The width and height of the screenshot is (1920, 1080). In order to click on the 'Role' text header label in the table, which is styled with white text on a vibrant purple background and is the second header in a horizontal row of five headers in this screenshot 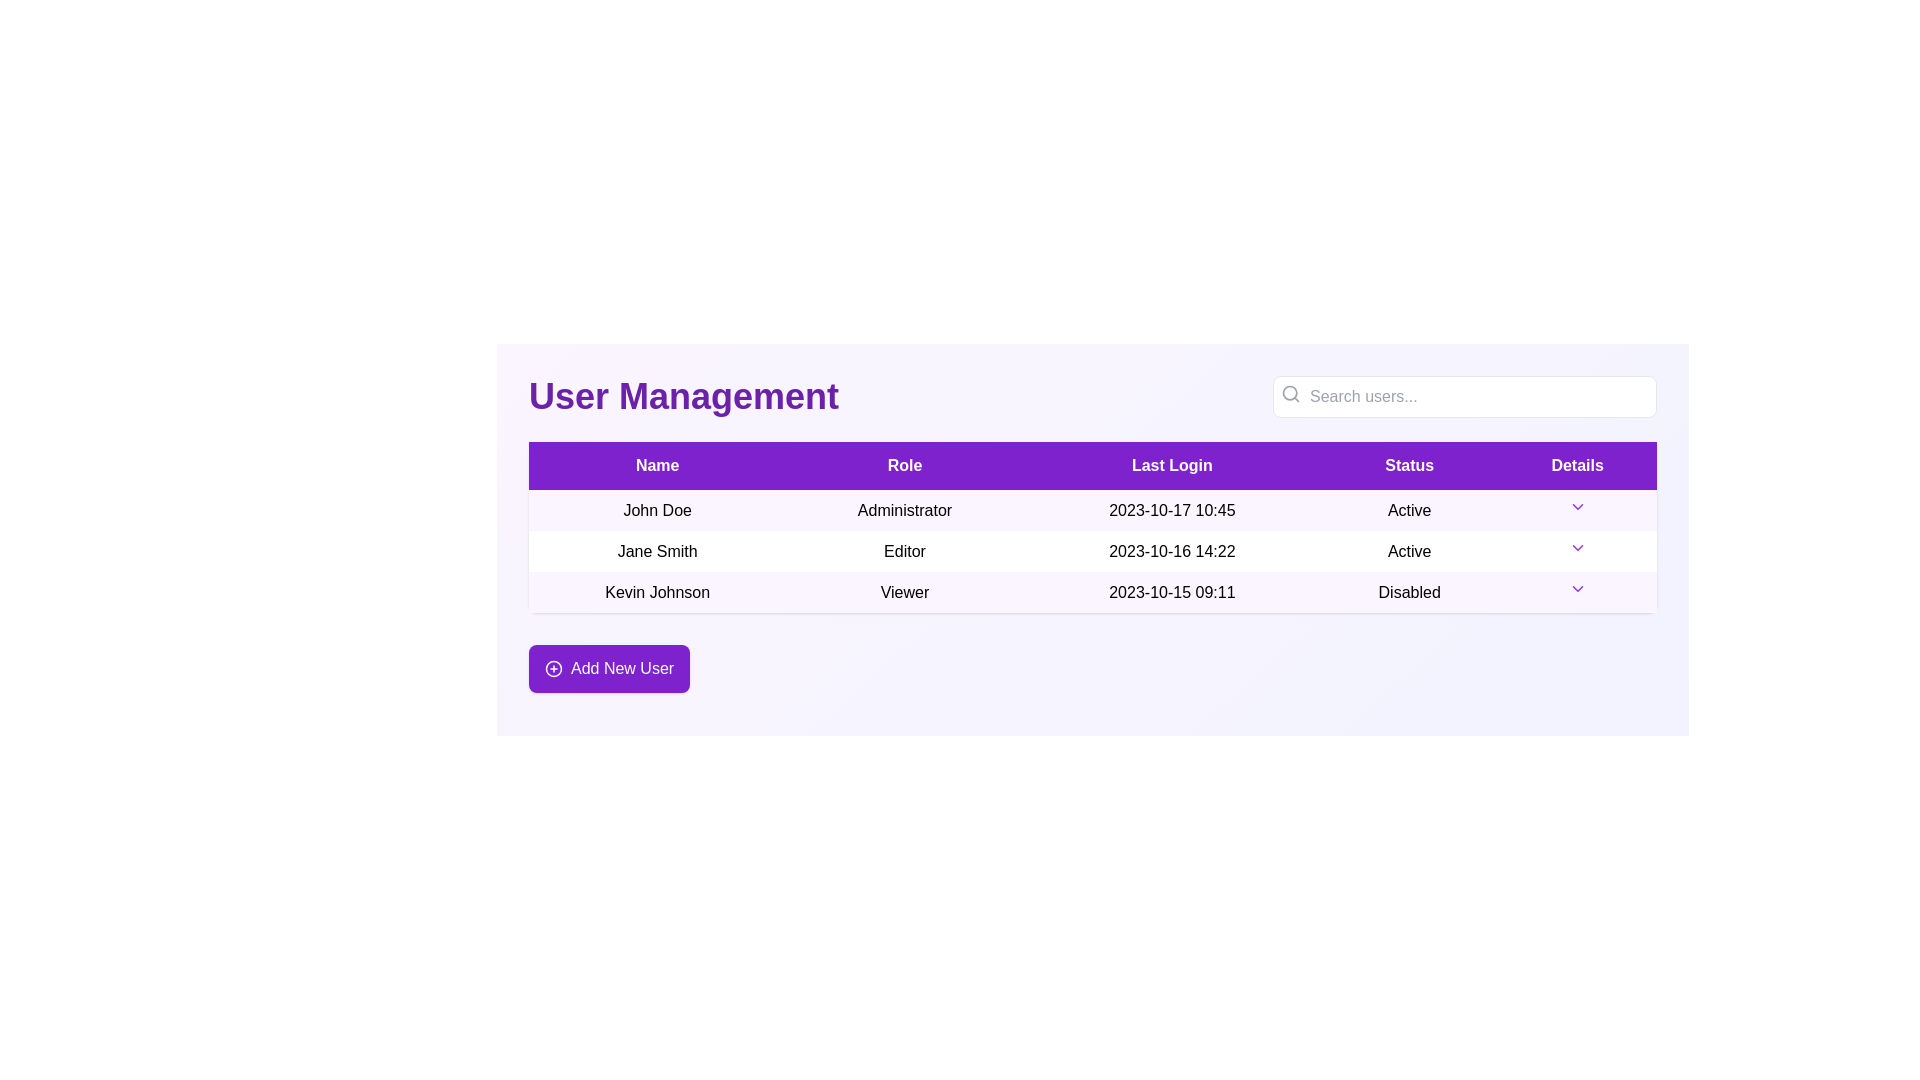, I will do `click(903, 466)`.